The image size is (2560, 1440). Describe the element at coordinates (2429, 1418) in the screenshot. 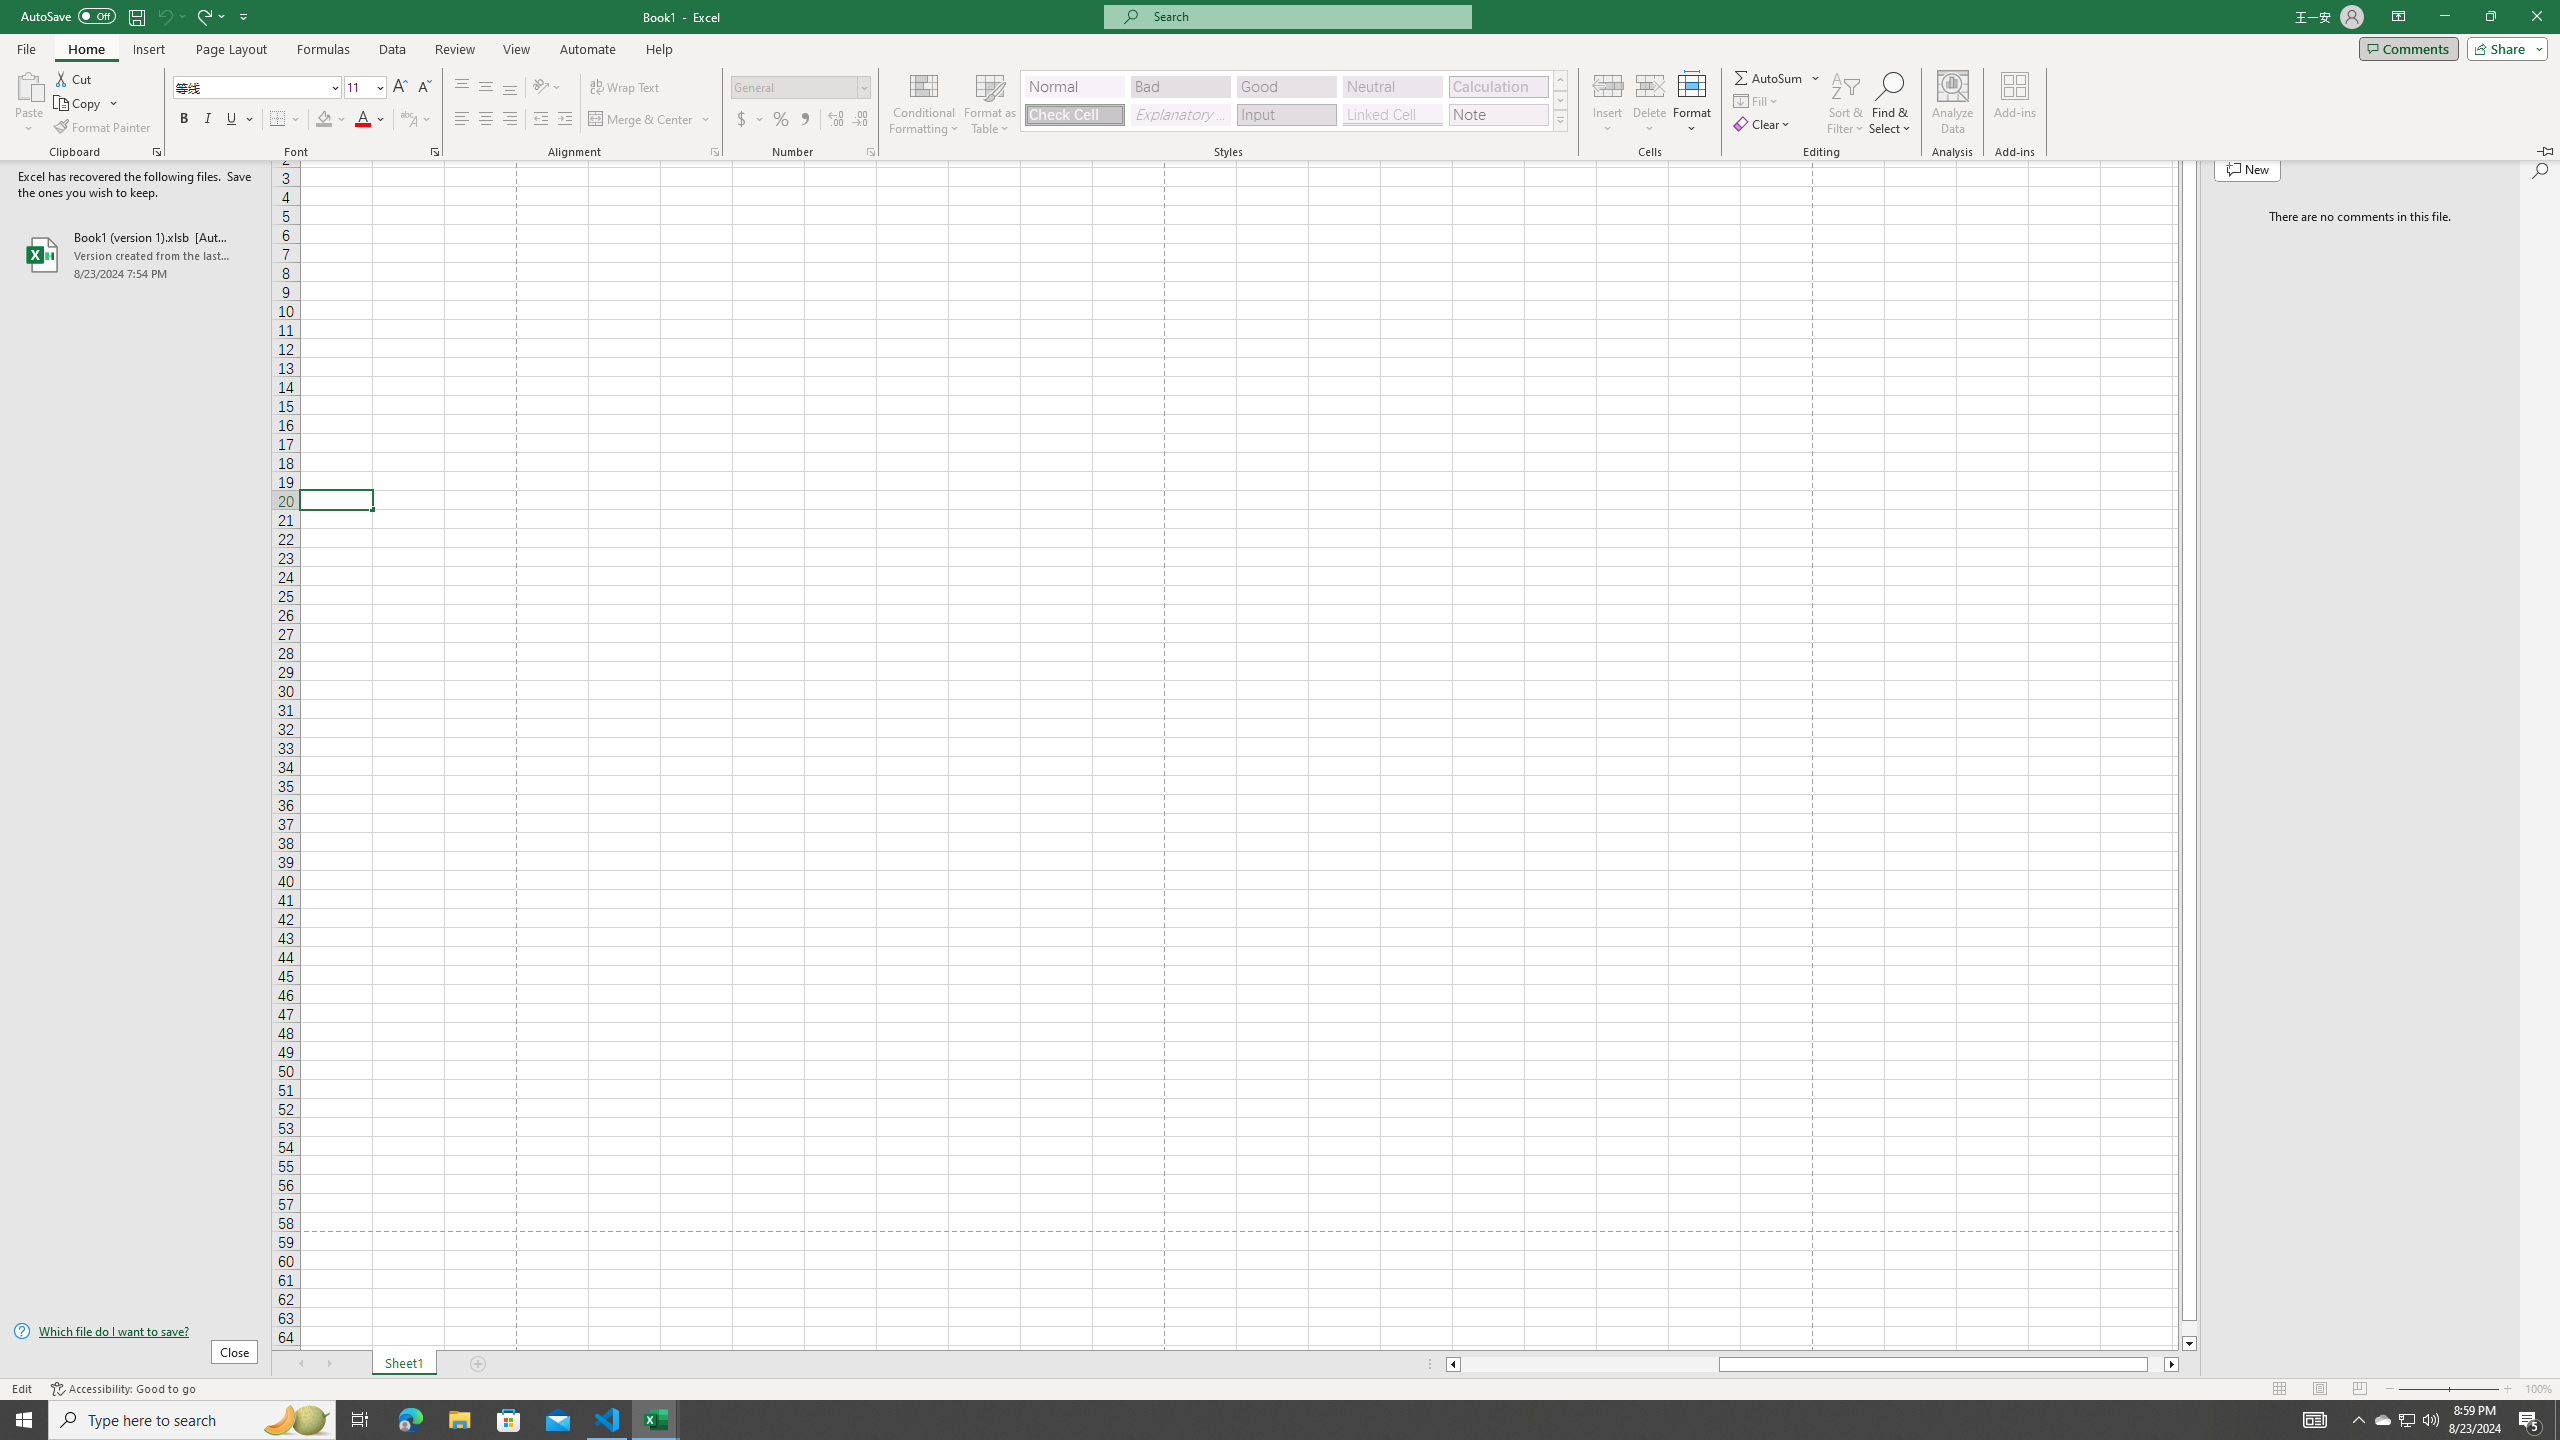

I see `'Q2790: 100%'` at that location.